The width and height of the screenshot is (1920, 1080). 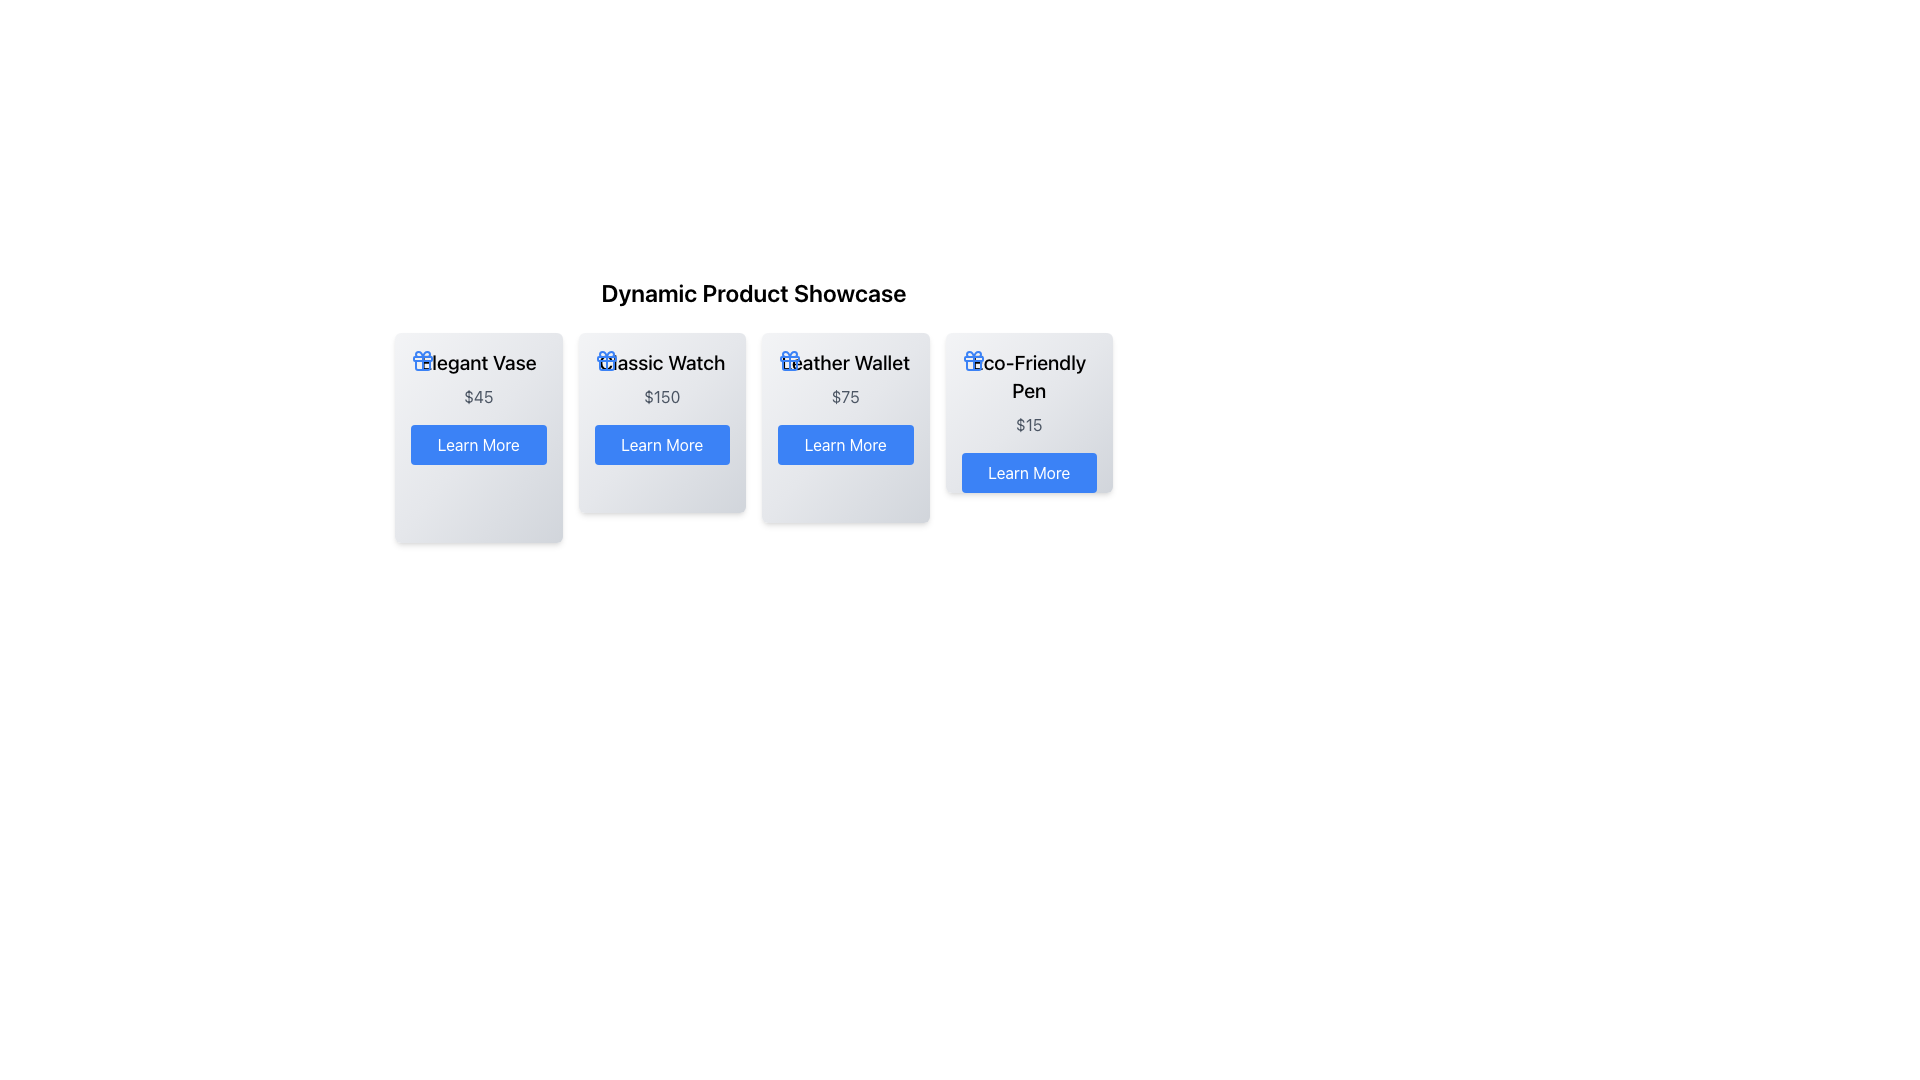 I want to click on the blue 'Learn More' button with rounded corners located in the second card labeled 'Classic Watch' and '$150', so click(x=662, y=443).